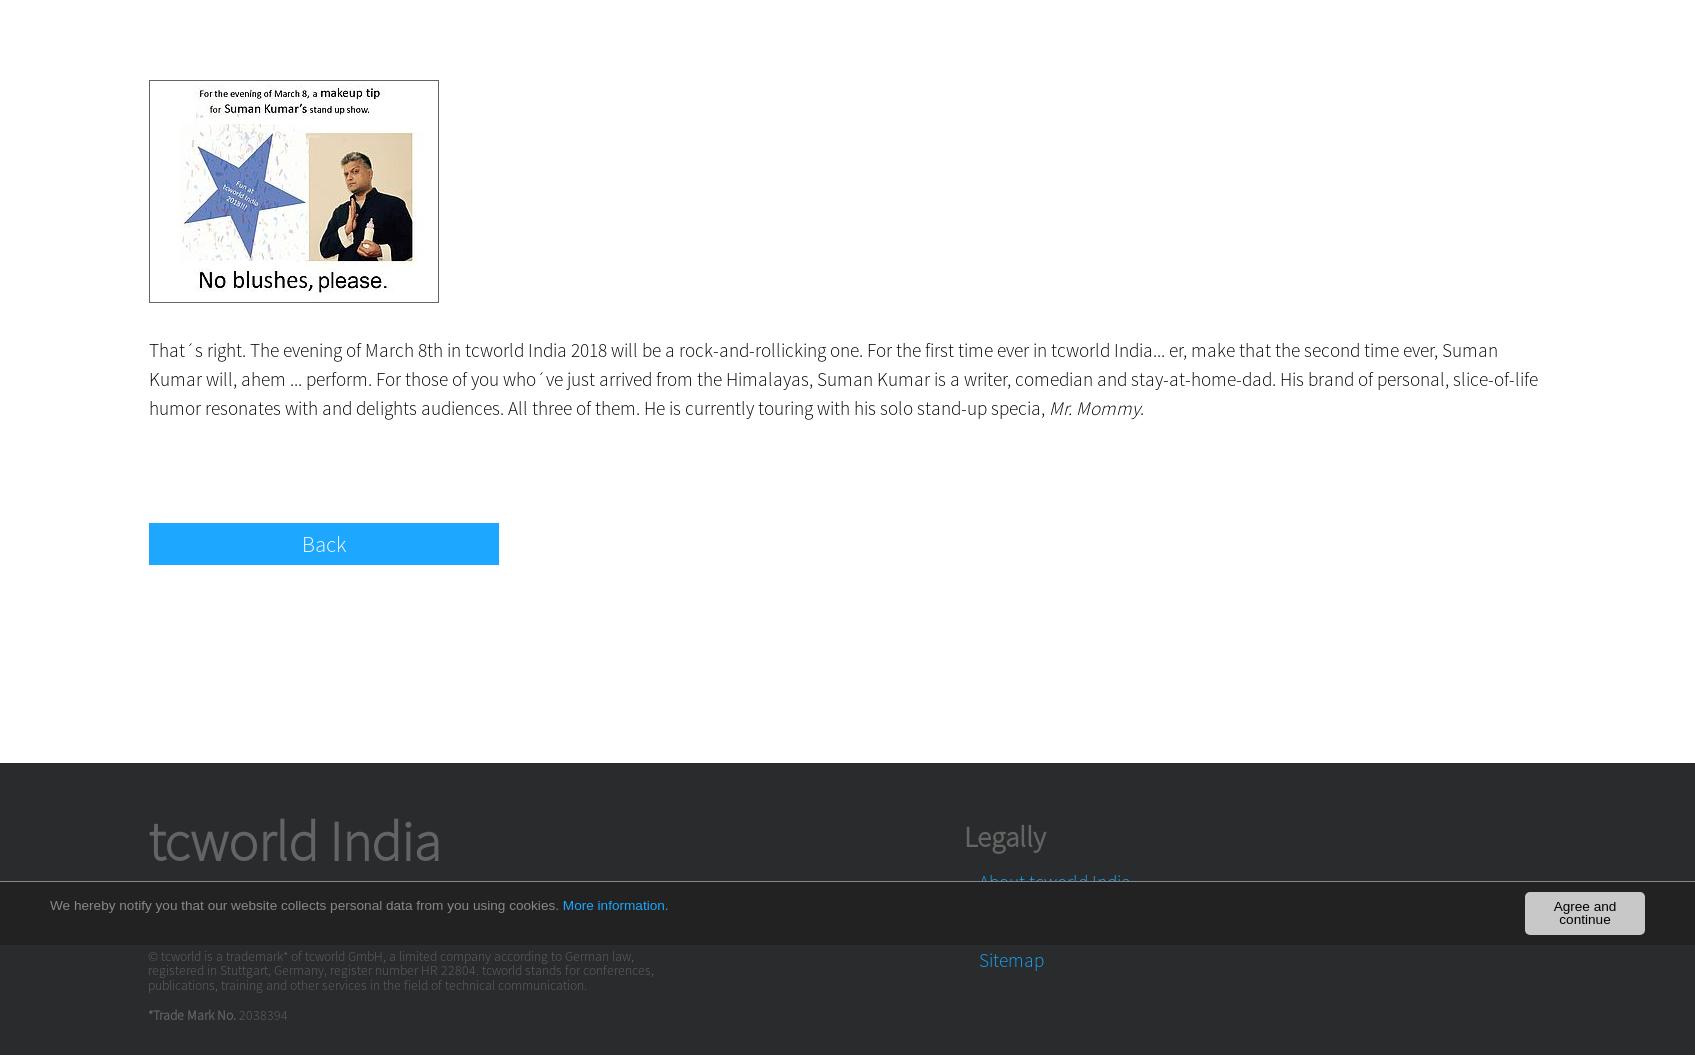 This screenshot has height=1055, width=1695. What do you see at coordinates (842, 378) in the screenshot?
I see `'That´s right. The evening of March 8th in tcworld India 2018 will be a rock-and-rollicking one. For the first time ever in tcworld India... er, make that the second time ever, Suman Kumar will, ahem ... perform. For those of you who´ve just arrived from the Himalayas, Suman Kumar is a writer, comedian and stay-at-home-dad. His brand of personal, slice-of-life humor resonates with and delights audiences. All three of them. He is currently touring with his solo stand-up specia,'` at bounding box center [842, 378].